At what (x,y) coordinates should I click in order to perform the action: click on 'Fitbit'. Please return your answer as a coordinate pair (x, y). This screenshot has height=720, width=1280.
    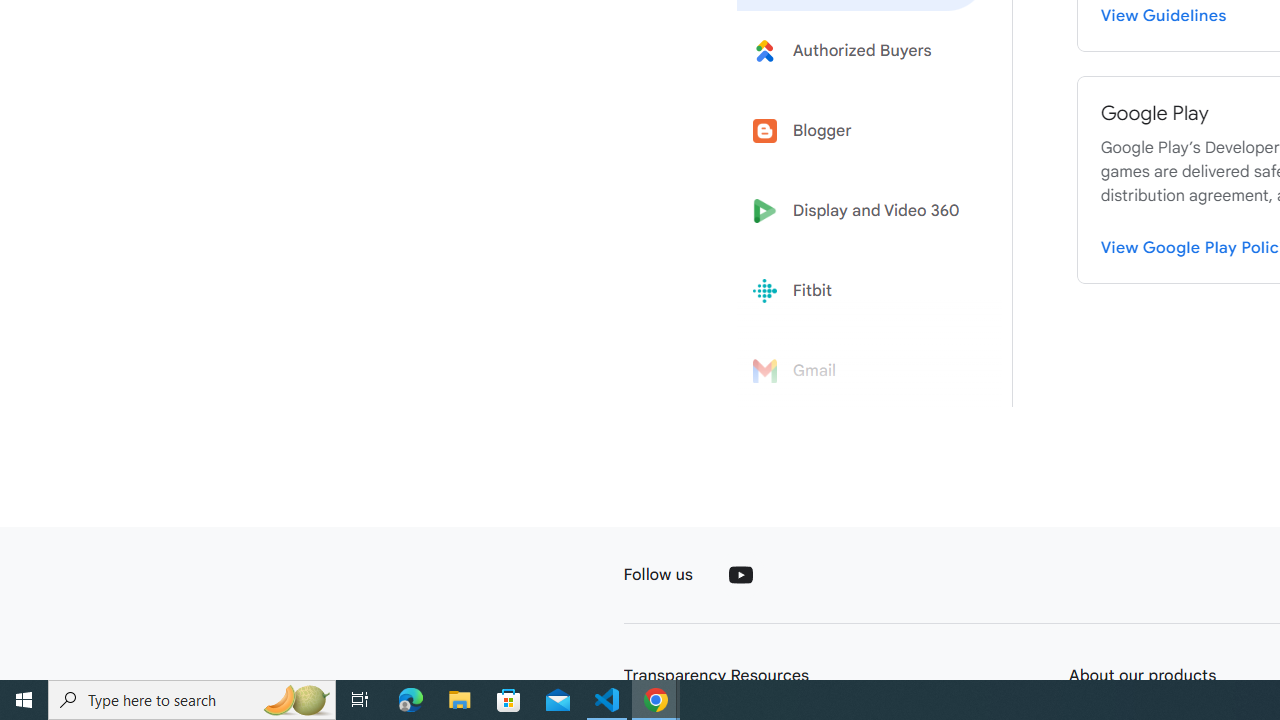
    Looking at the image, I should click on (862, 291).